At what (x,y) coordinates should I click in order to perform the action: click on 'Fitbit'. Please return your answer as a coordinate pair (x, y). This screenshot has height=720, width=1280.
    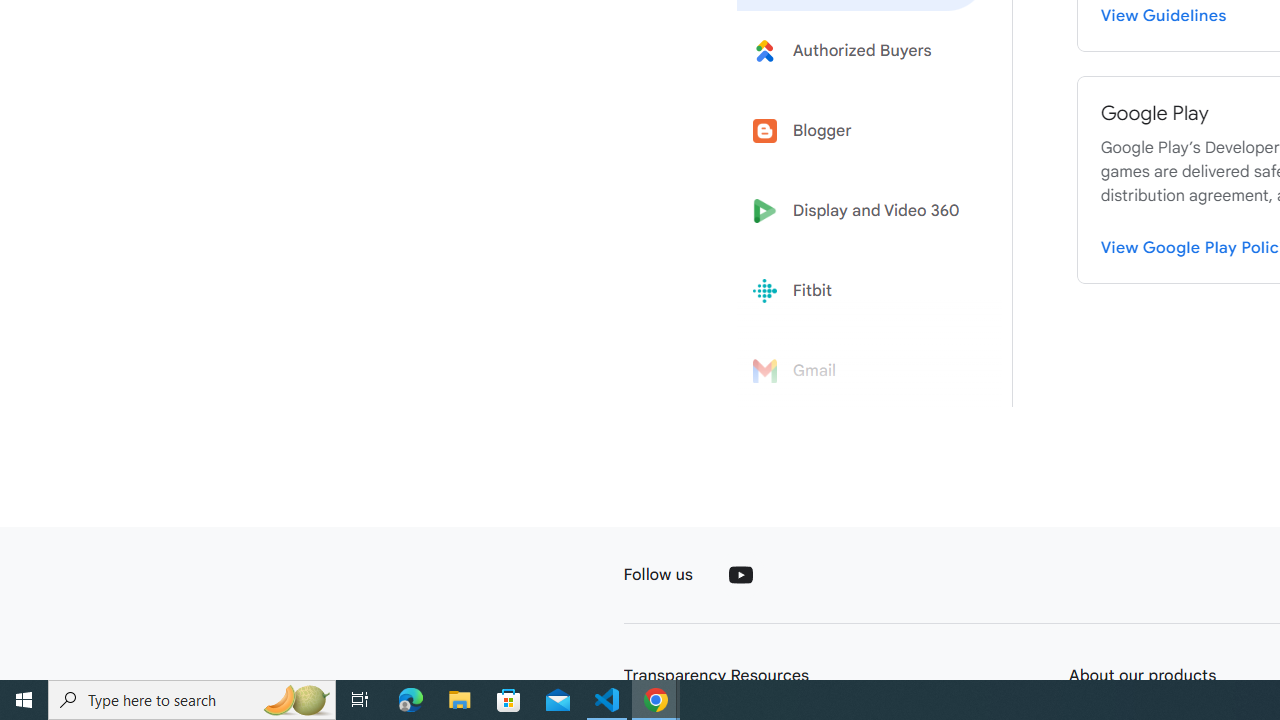
    Looking at the image, I should click on (862, 291).